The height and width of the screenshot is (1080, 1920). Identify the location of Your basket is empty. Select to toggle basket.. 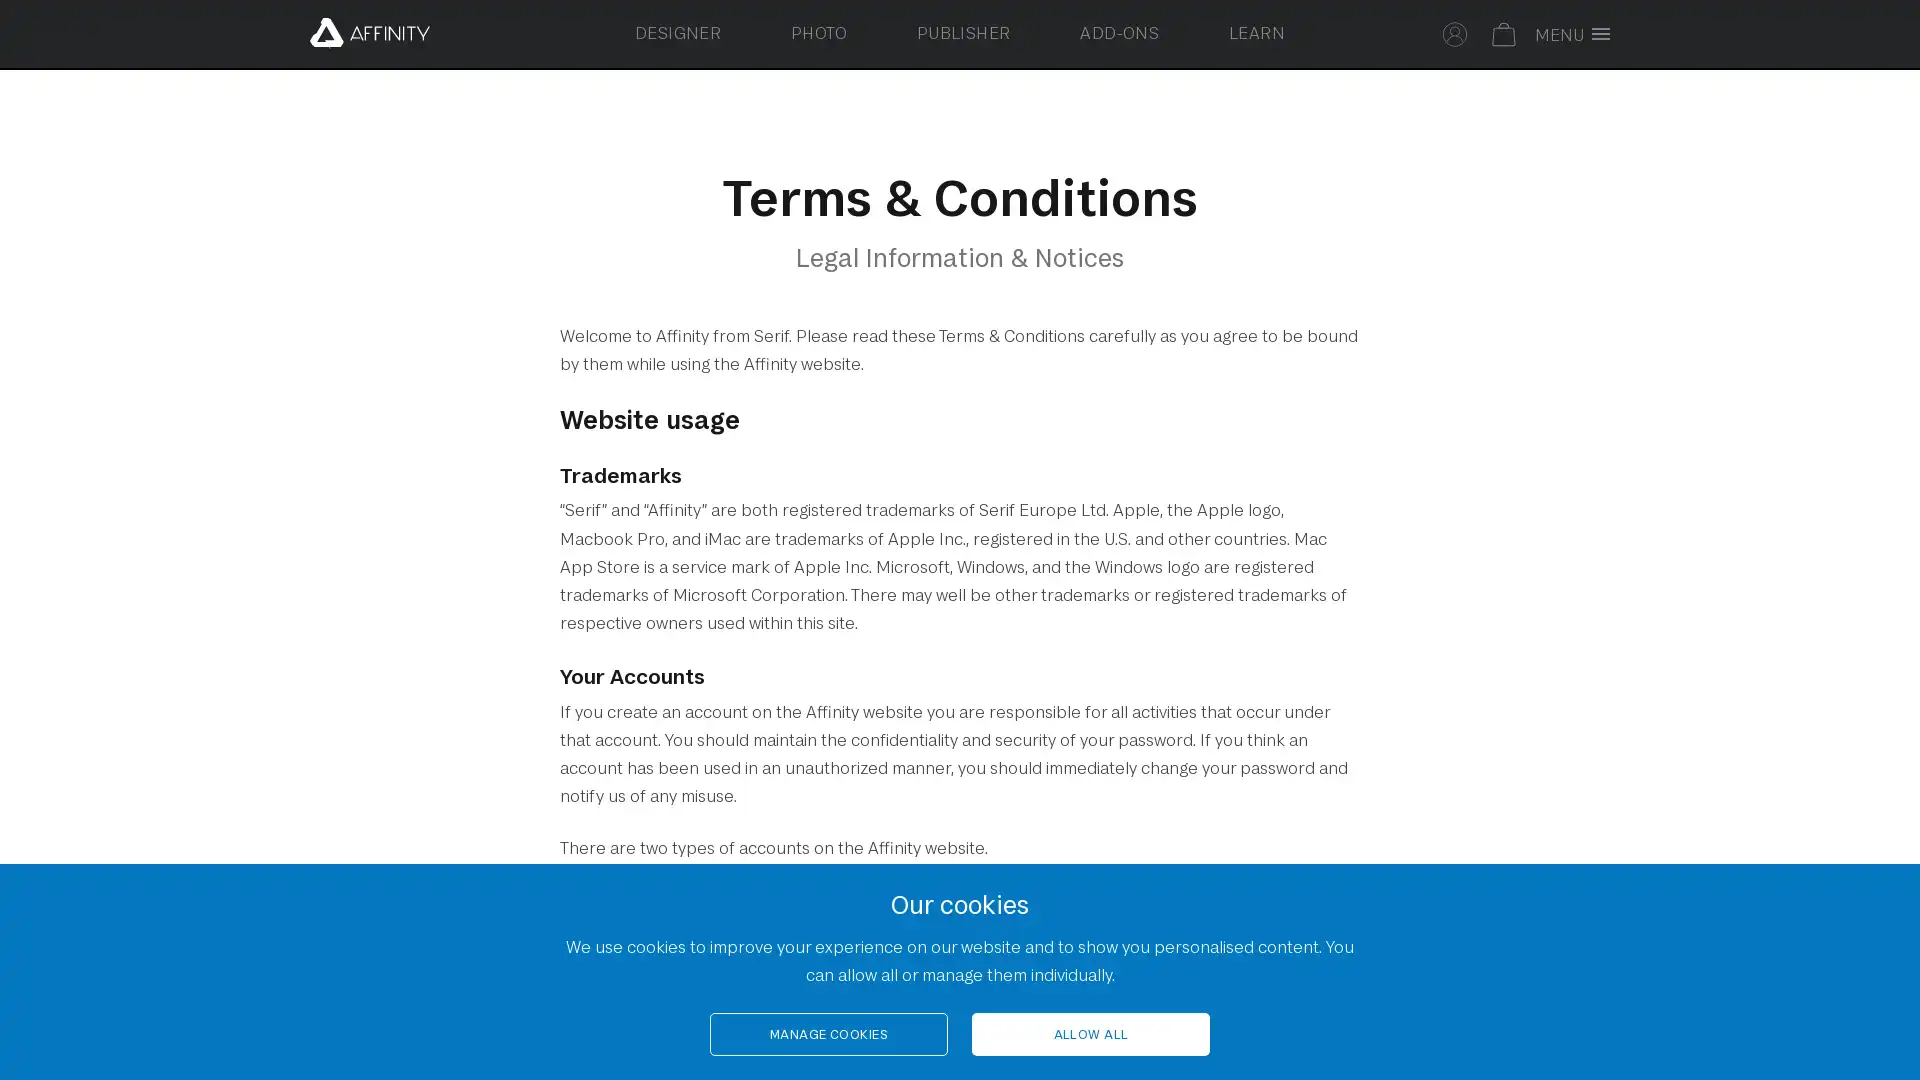
(1504, 31).